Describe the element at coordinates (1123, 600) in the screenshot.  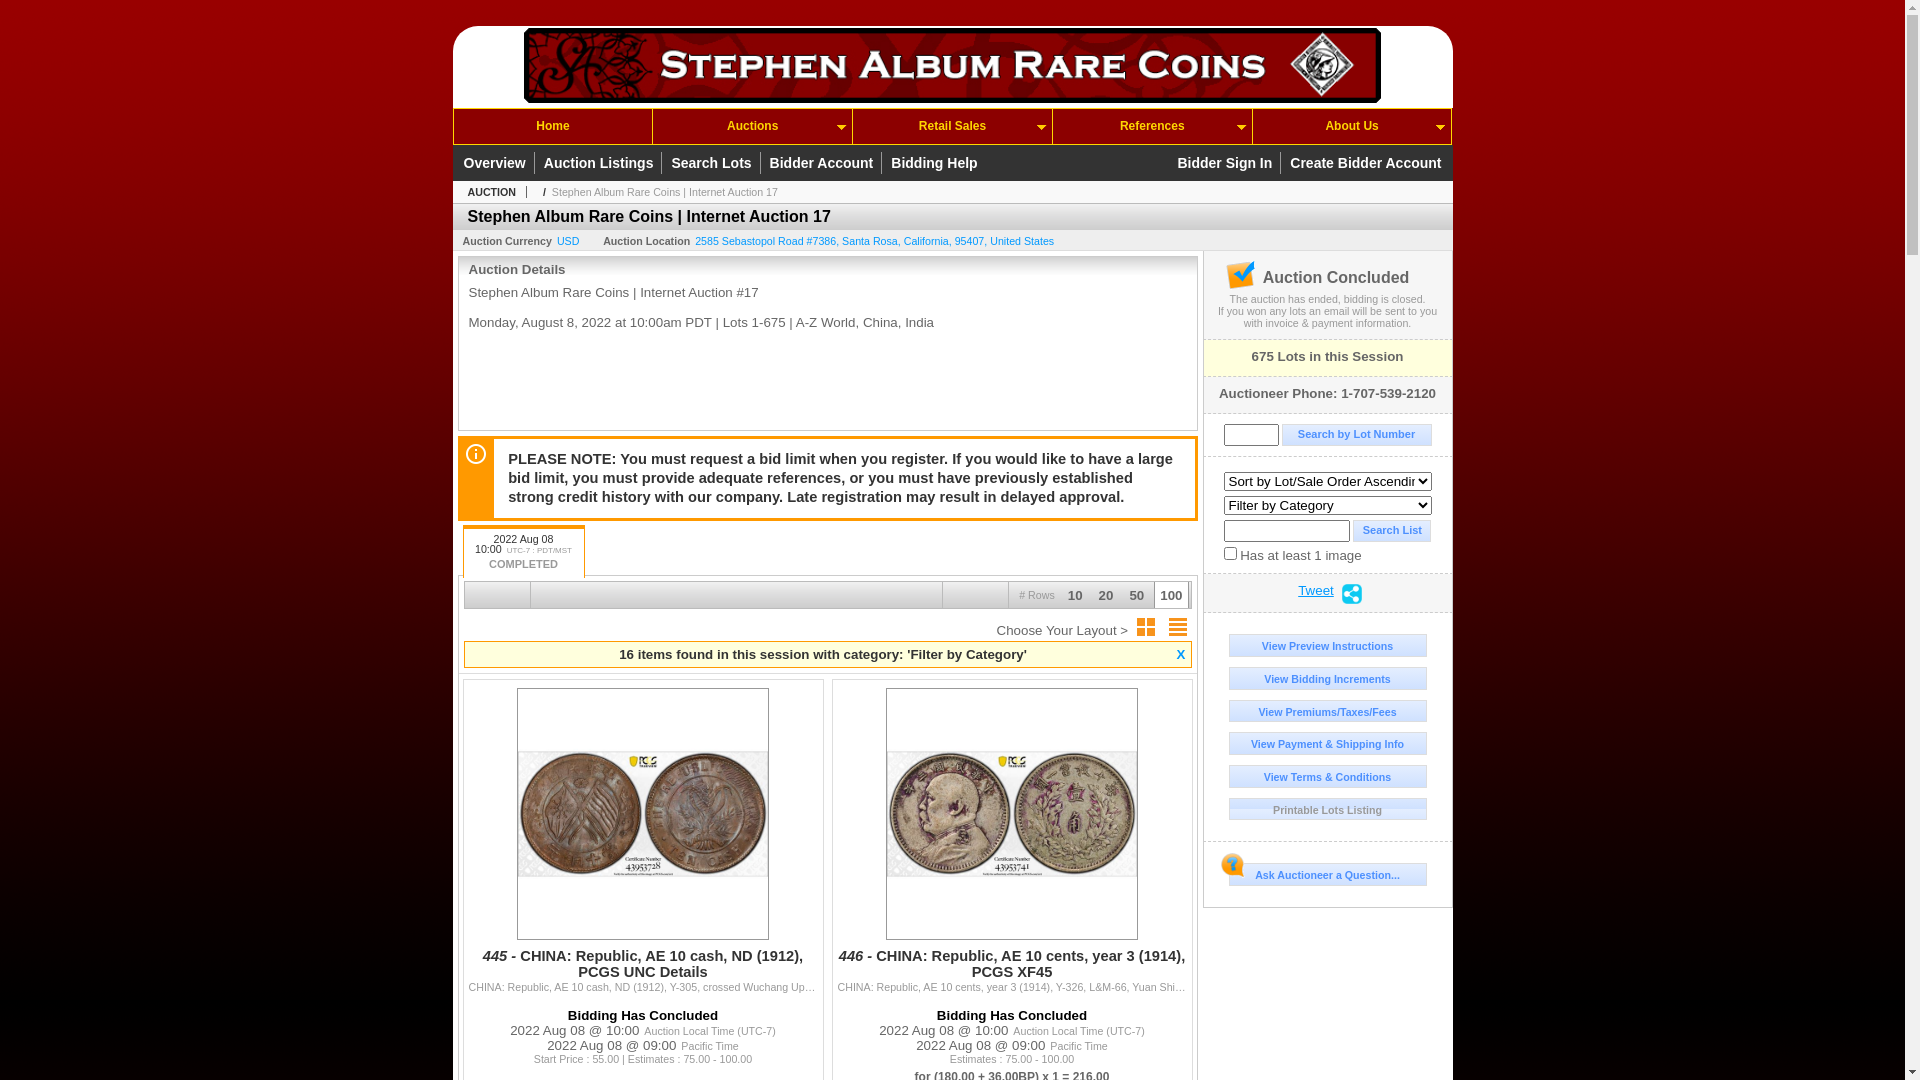
I see `'50'` at that location.